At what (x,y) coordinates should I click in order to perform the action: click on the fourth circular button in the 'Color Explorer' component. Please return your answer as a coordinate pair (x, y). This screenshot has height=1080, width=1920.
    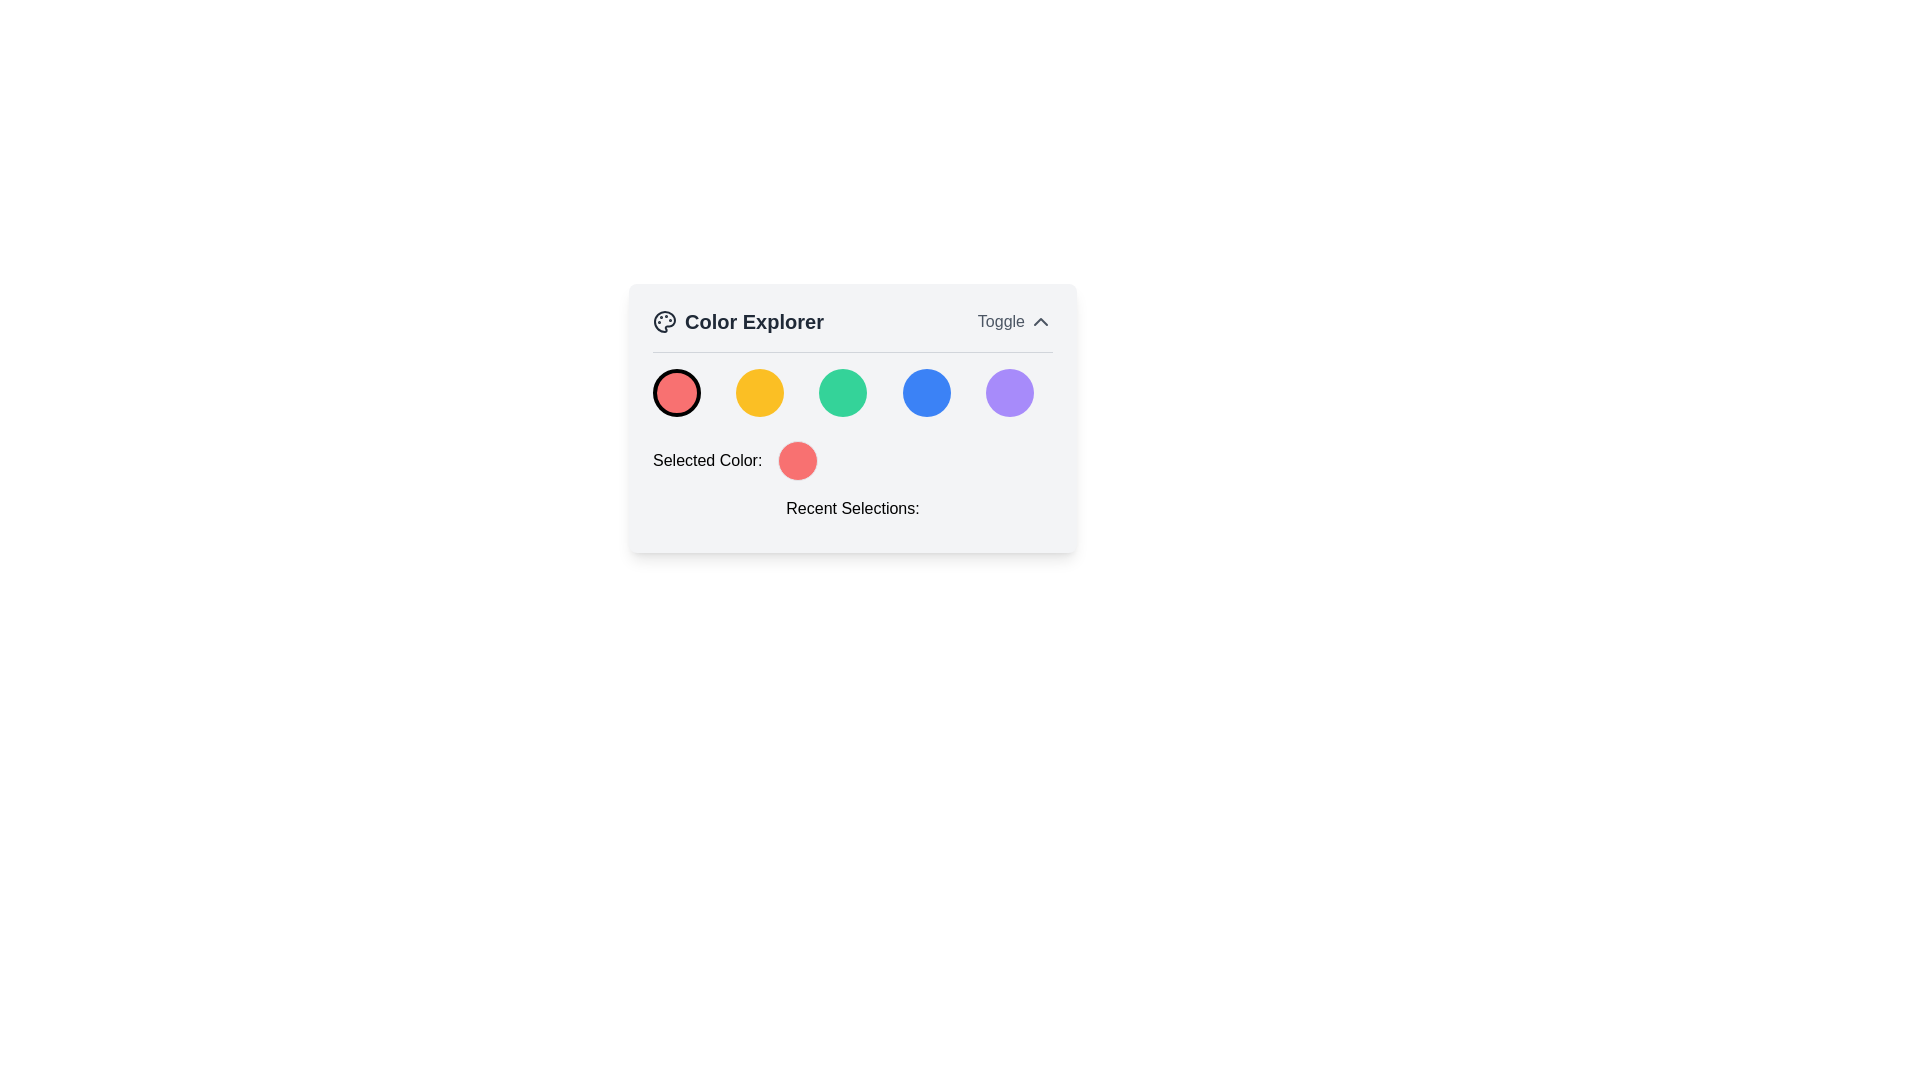
    Looking at the image, I should click on (925, 393).